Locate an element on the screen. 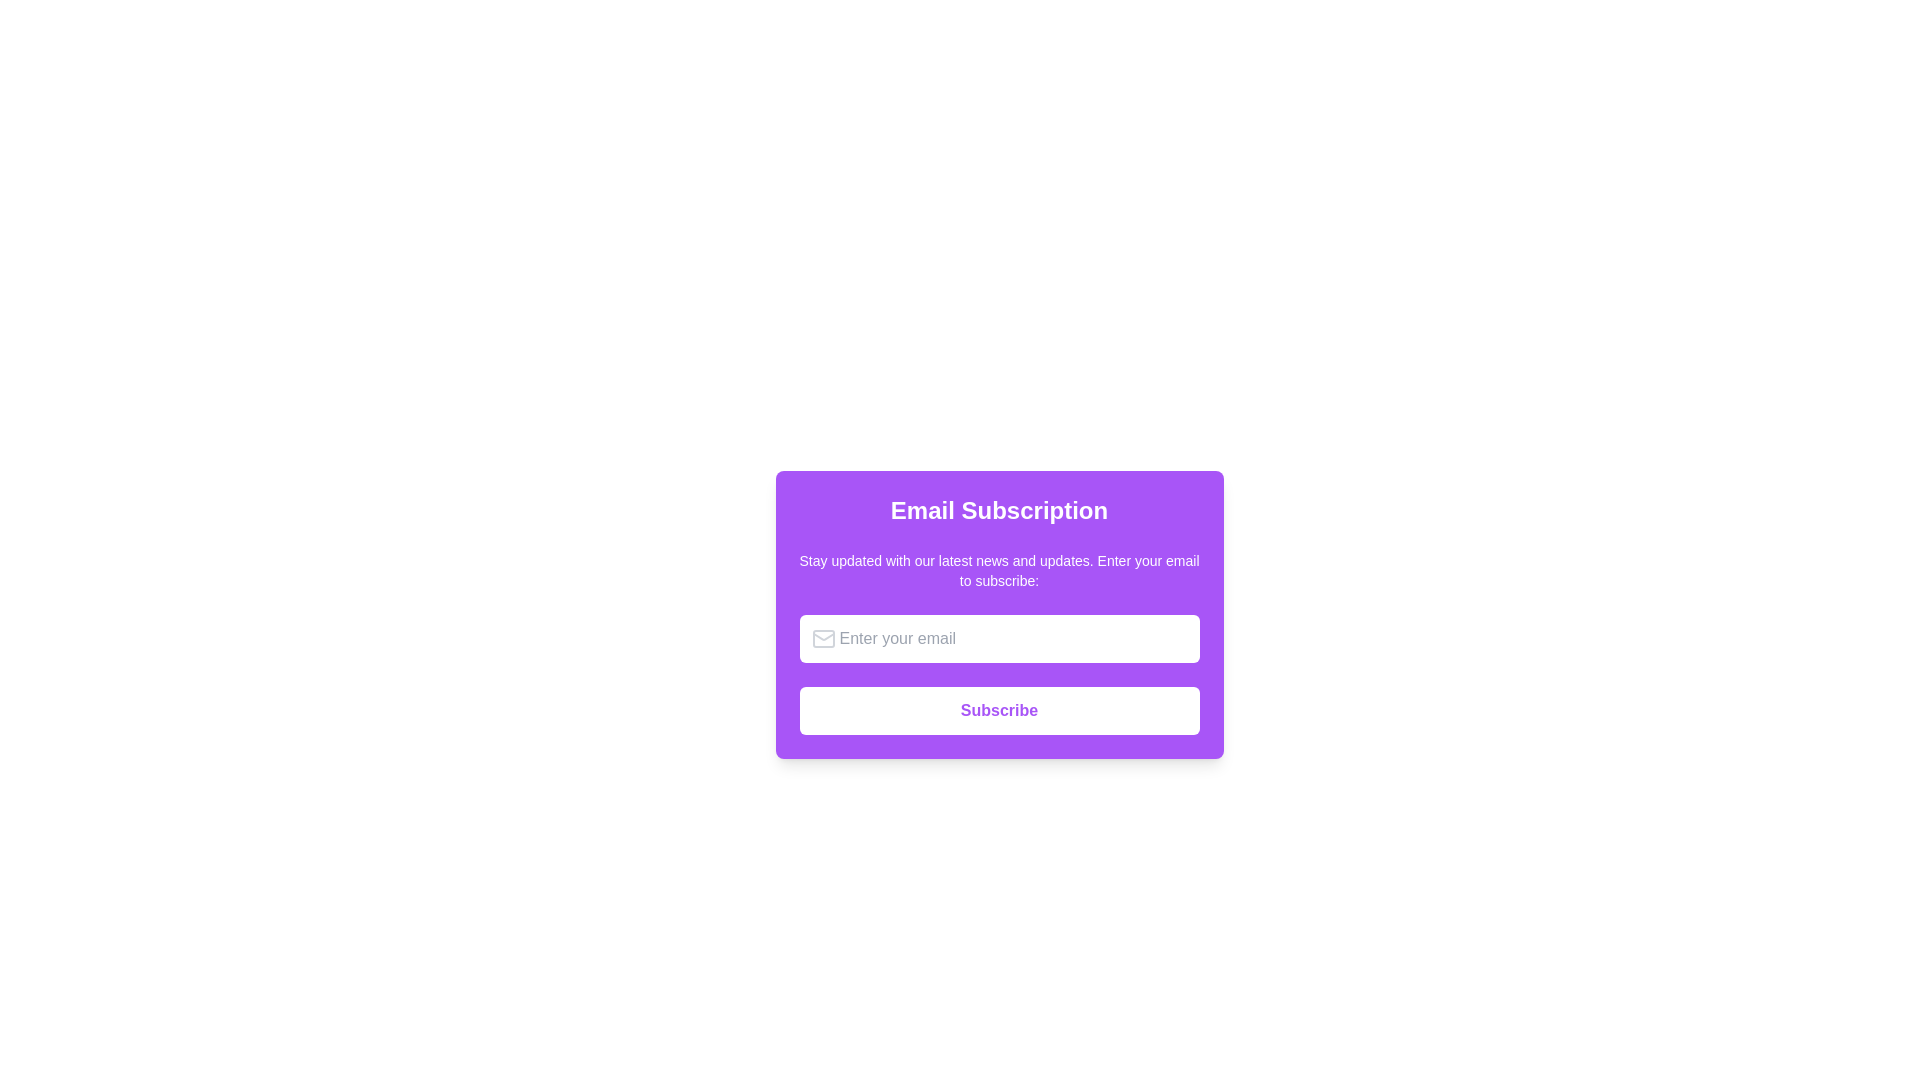 This screenshot has width=1920, height=1080. the introductory text block explaining the functionality of the email subscription form, which is located below the heading 'Email Subscription' and above the email input field and subscribe button is located at coordinates (999, 570).